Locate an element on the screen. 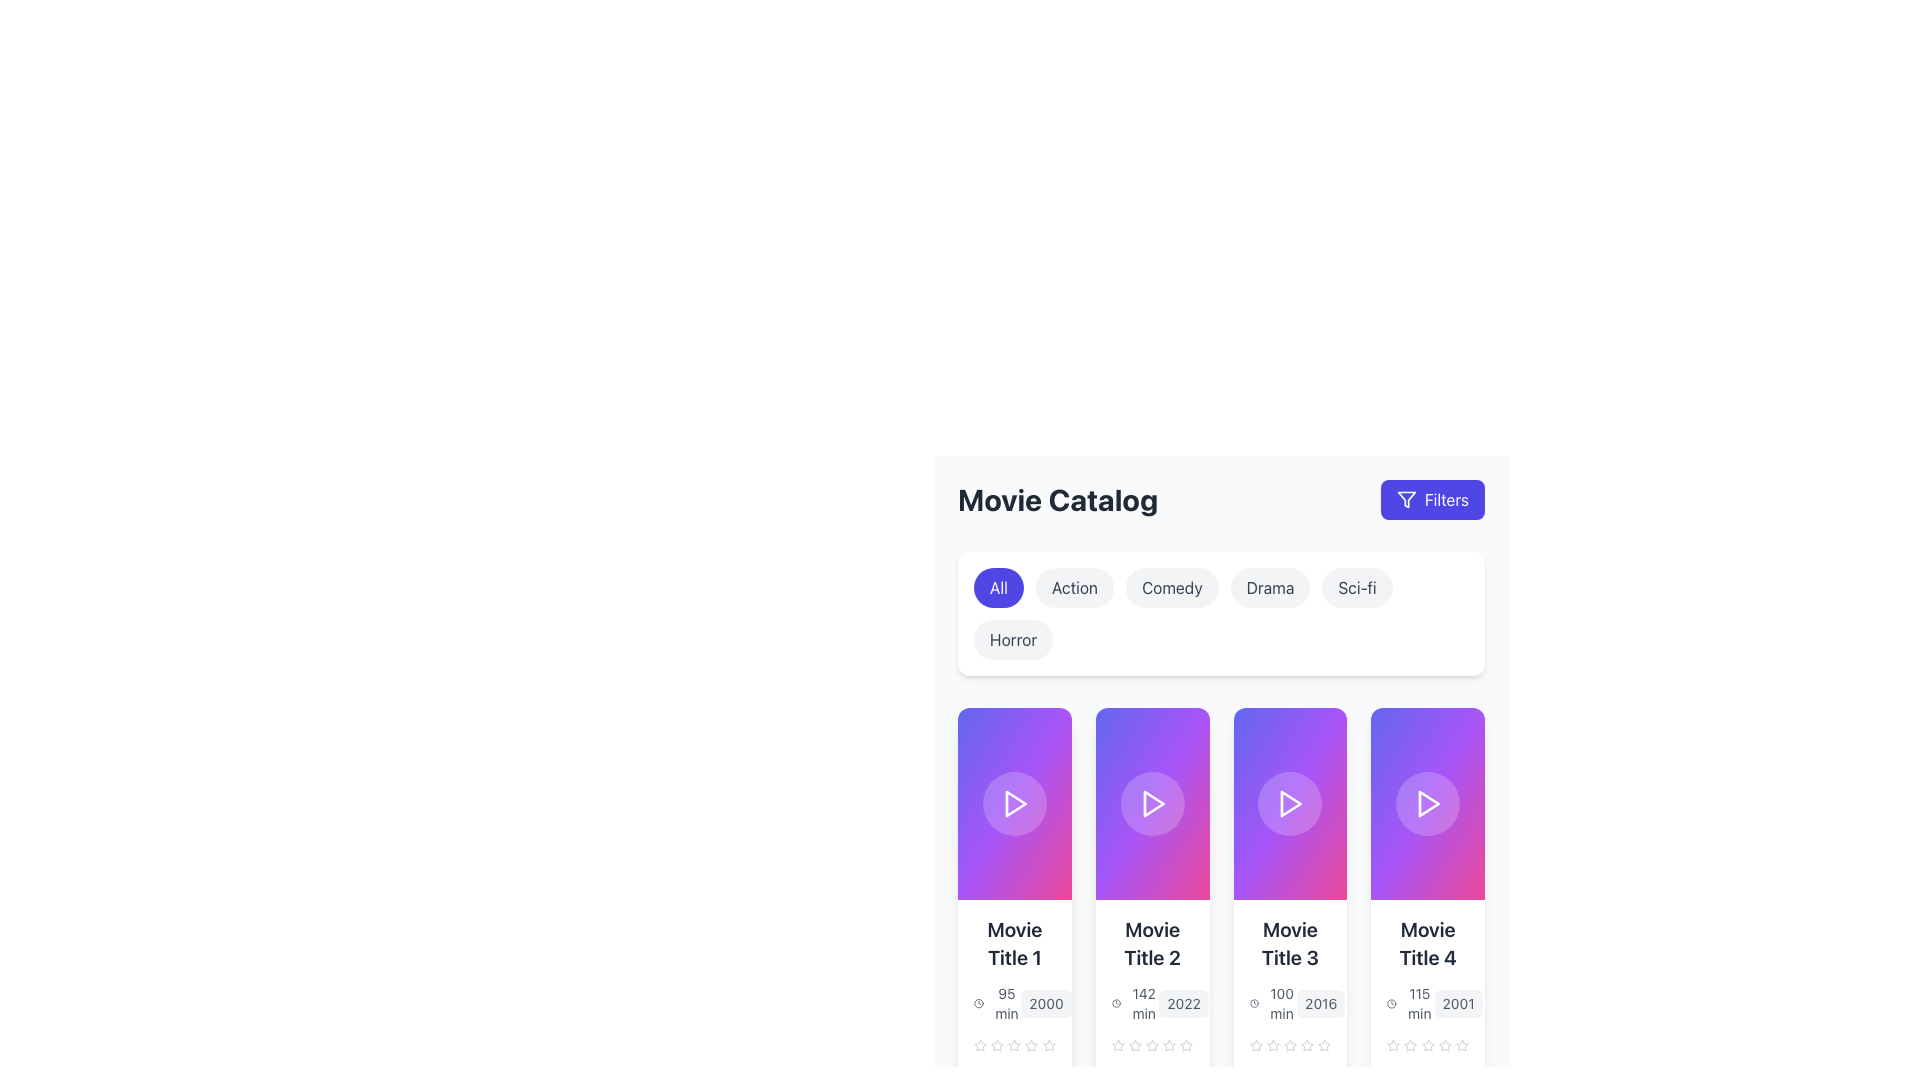 This screenshot has width=1920, height=1080. the first interactive star icon in the rating system below 'Movie Title 3' to rate the movie with 1 star is located at coordinates (1255, 1044).